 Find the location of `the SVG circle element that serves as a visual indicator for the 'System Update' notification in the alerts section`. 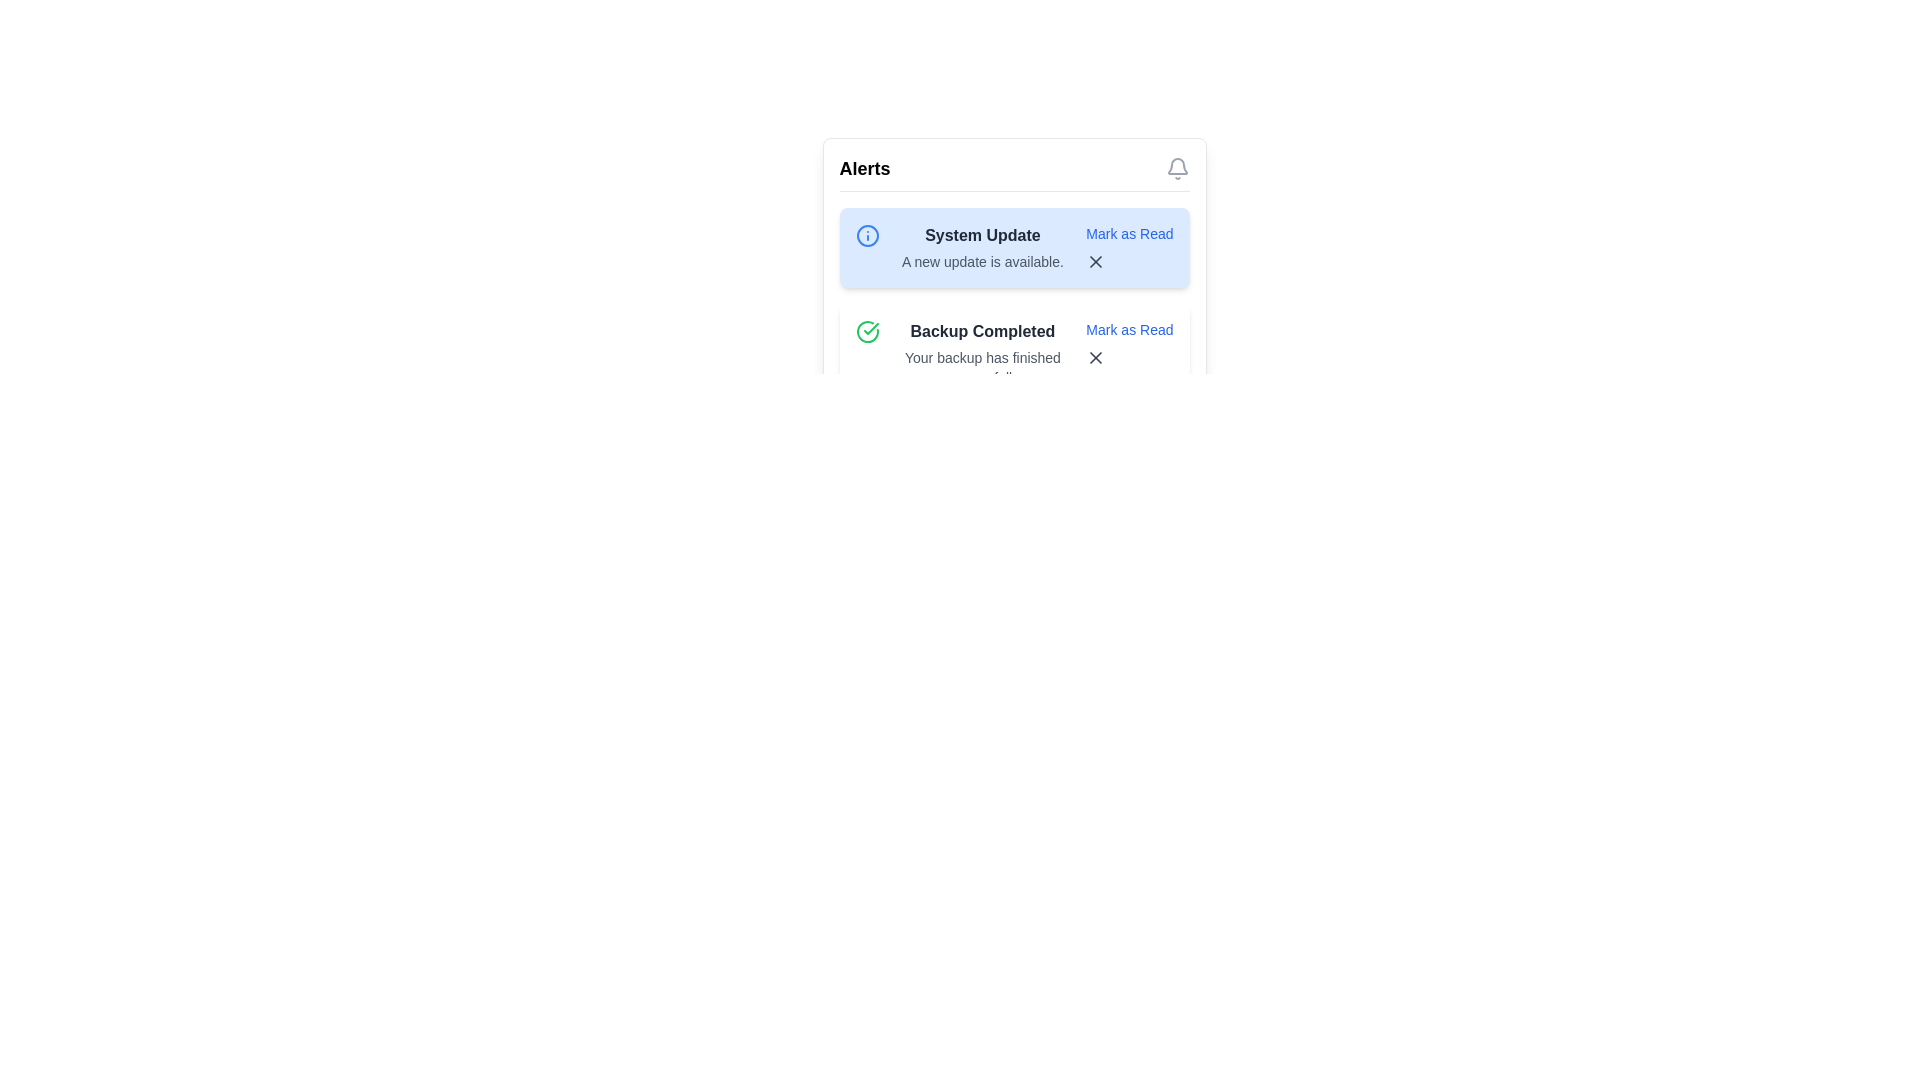

the SVG circle element that serves as a visual indicator for the 'System Update' notification in the alerts section is located at coordinates (867, 234).